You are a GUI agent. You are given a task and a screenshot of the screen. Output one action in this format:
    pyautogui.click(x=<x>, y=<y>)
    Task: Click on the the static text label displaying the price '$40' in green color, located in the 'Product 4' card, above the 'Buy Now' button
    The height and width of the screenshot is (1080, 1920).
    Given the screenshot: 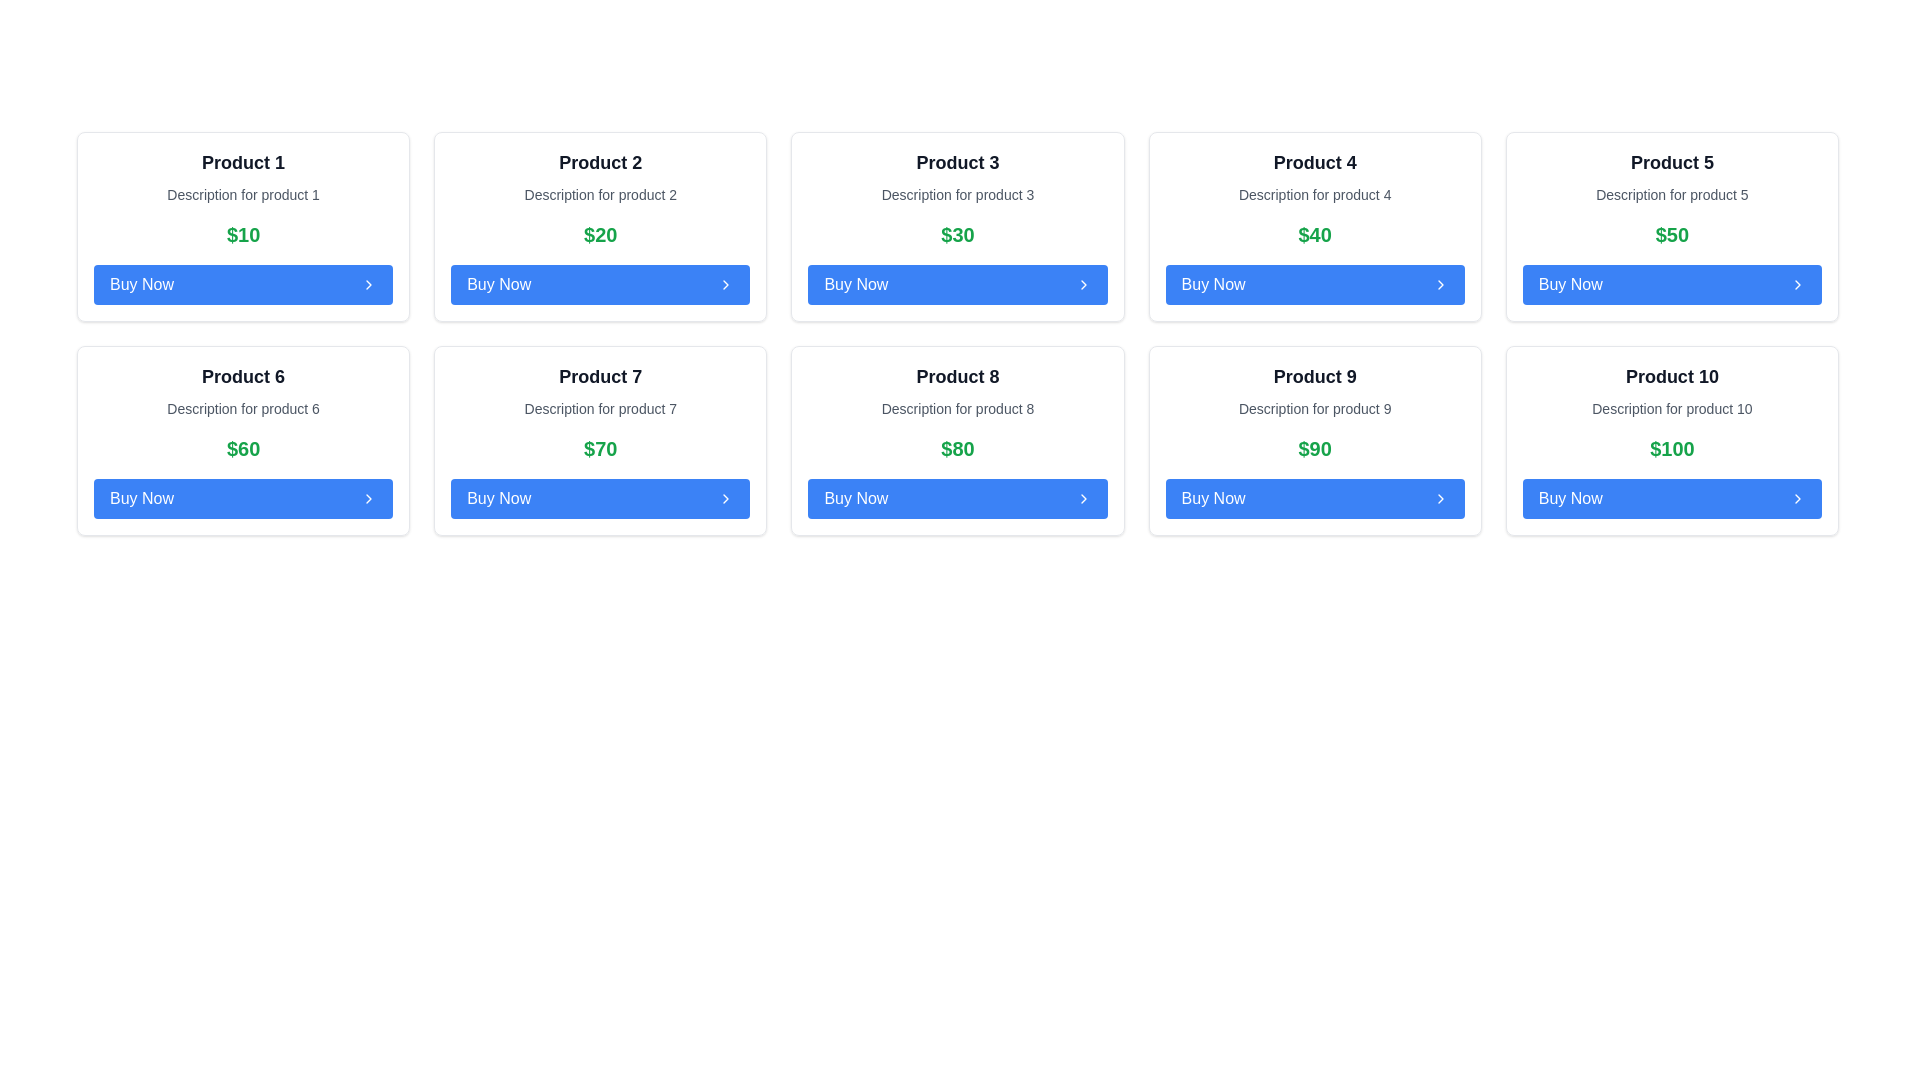 What is the action you would take?
    pyautogui.click(x=1315, y=234)
    